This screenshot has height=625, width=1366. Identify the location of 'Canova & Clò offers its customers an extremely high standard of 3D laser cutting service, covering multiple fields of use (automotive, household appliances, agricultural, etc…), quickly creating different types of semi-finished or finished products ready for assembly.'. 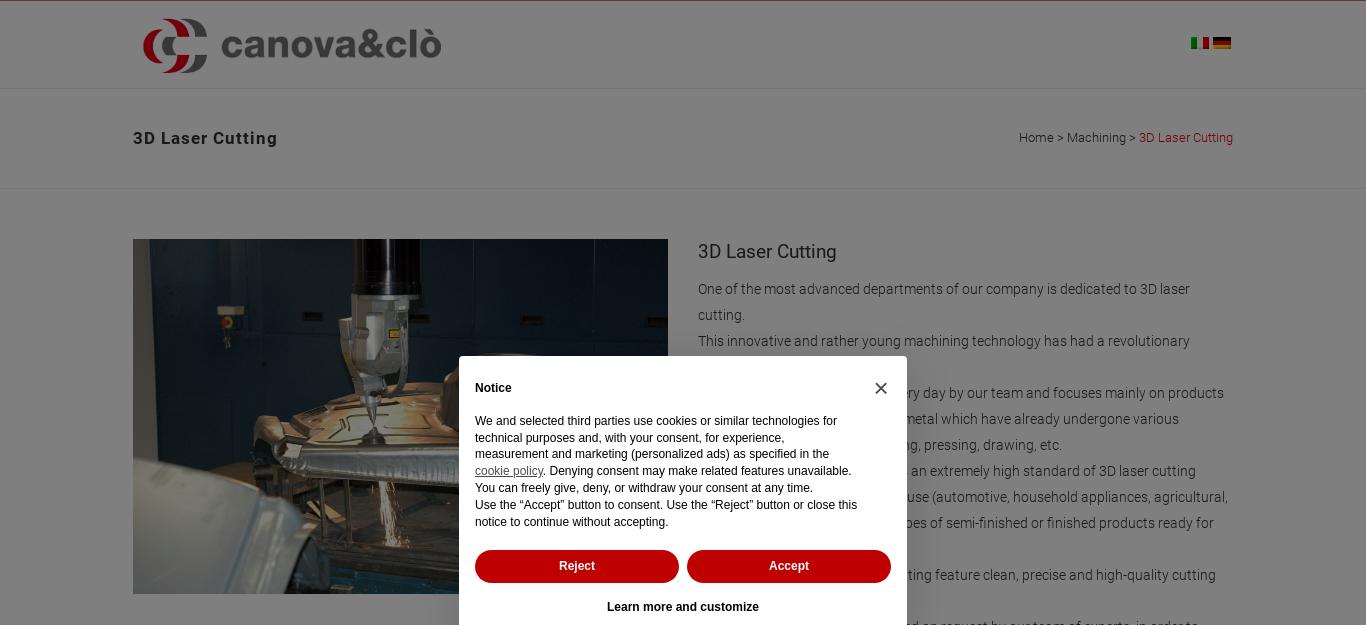
(963, 508).